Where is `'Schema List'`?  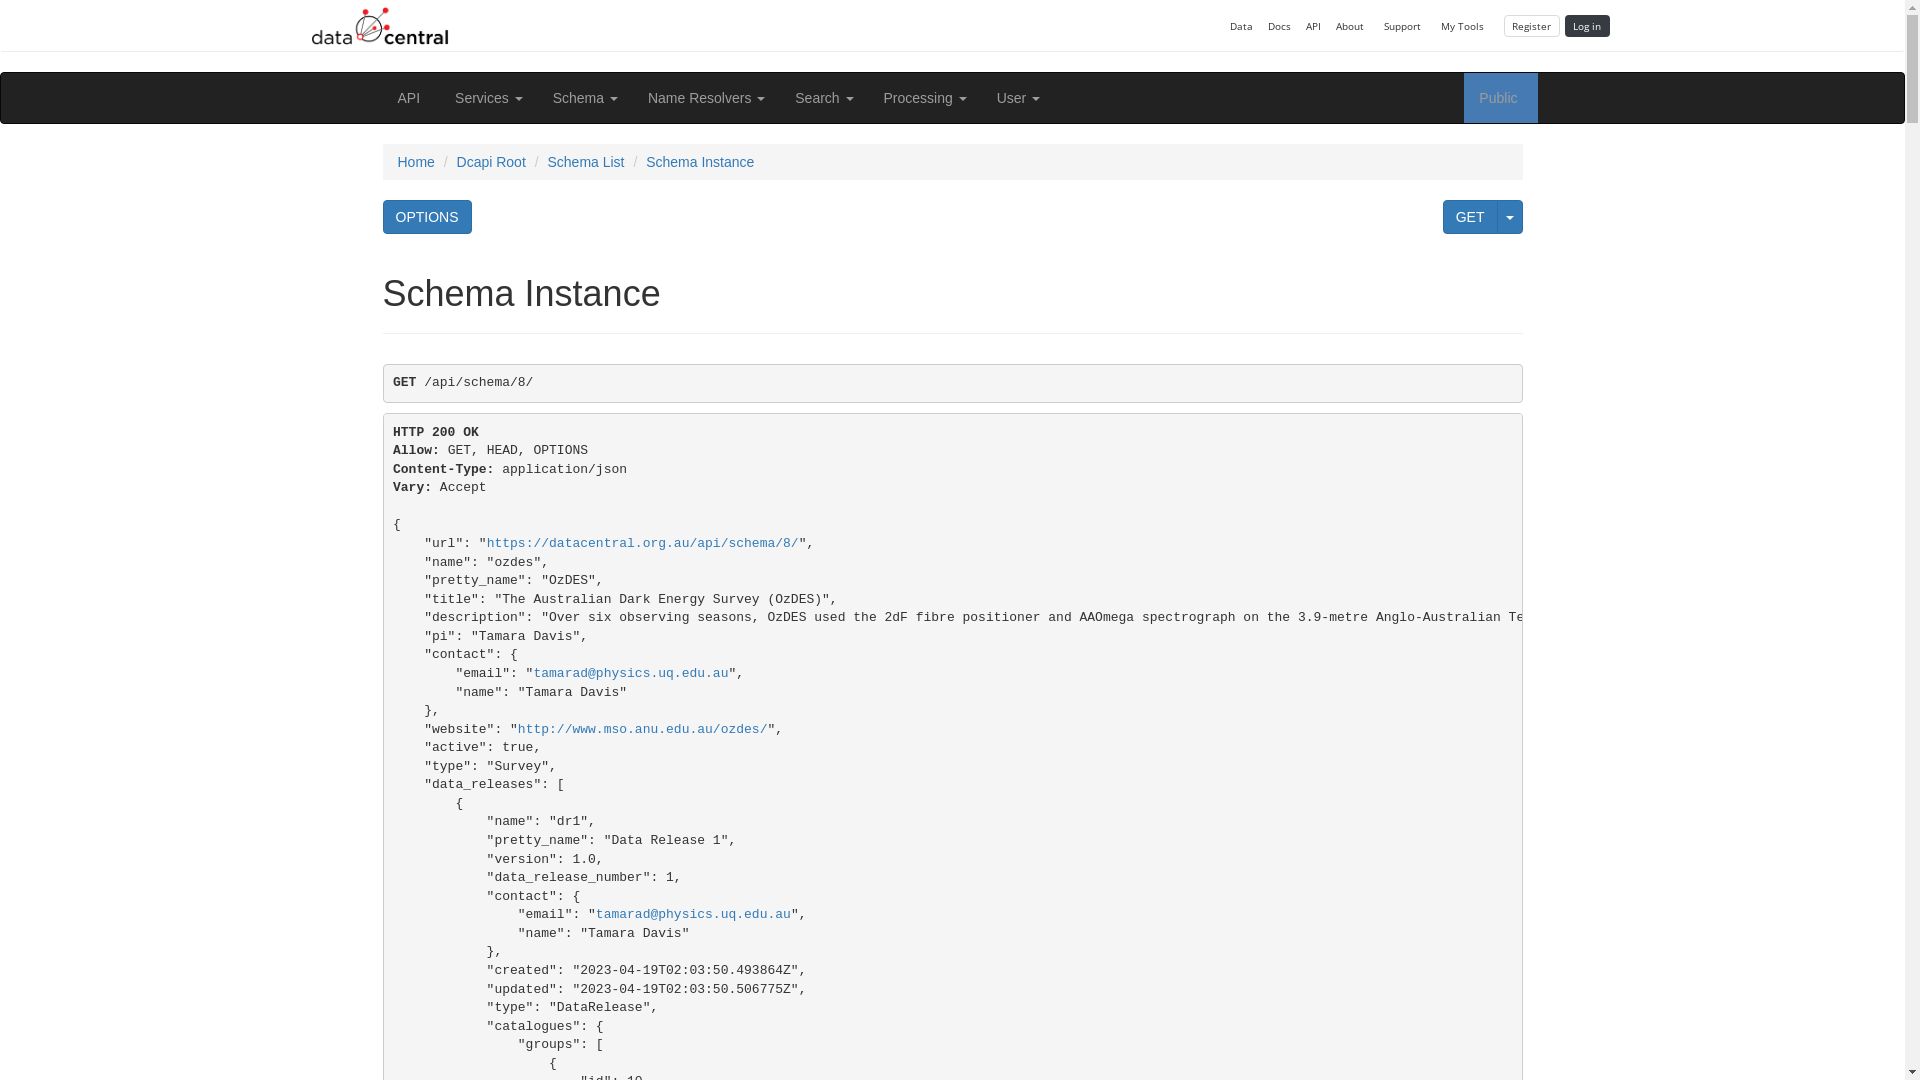 'Schema List' is located at coordinates (584, 161).